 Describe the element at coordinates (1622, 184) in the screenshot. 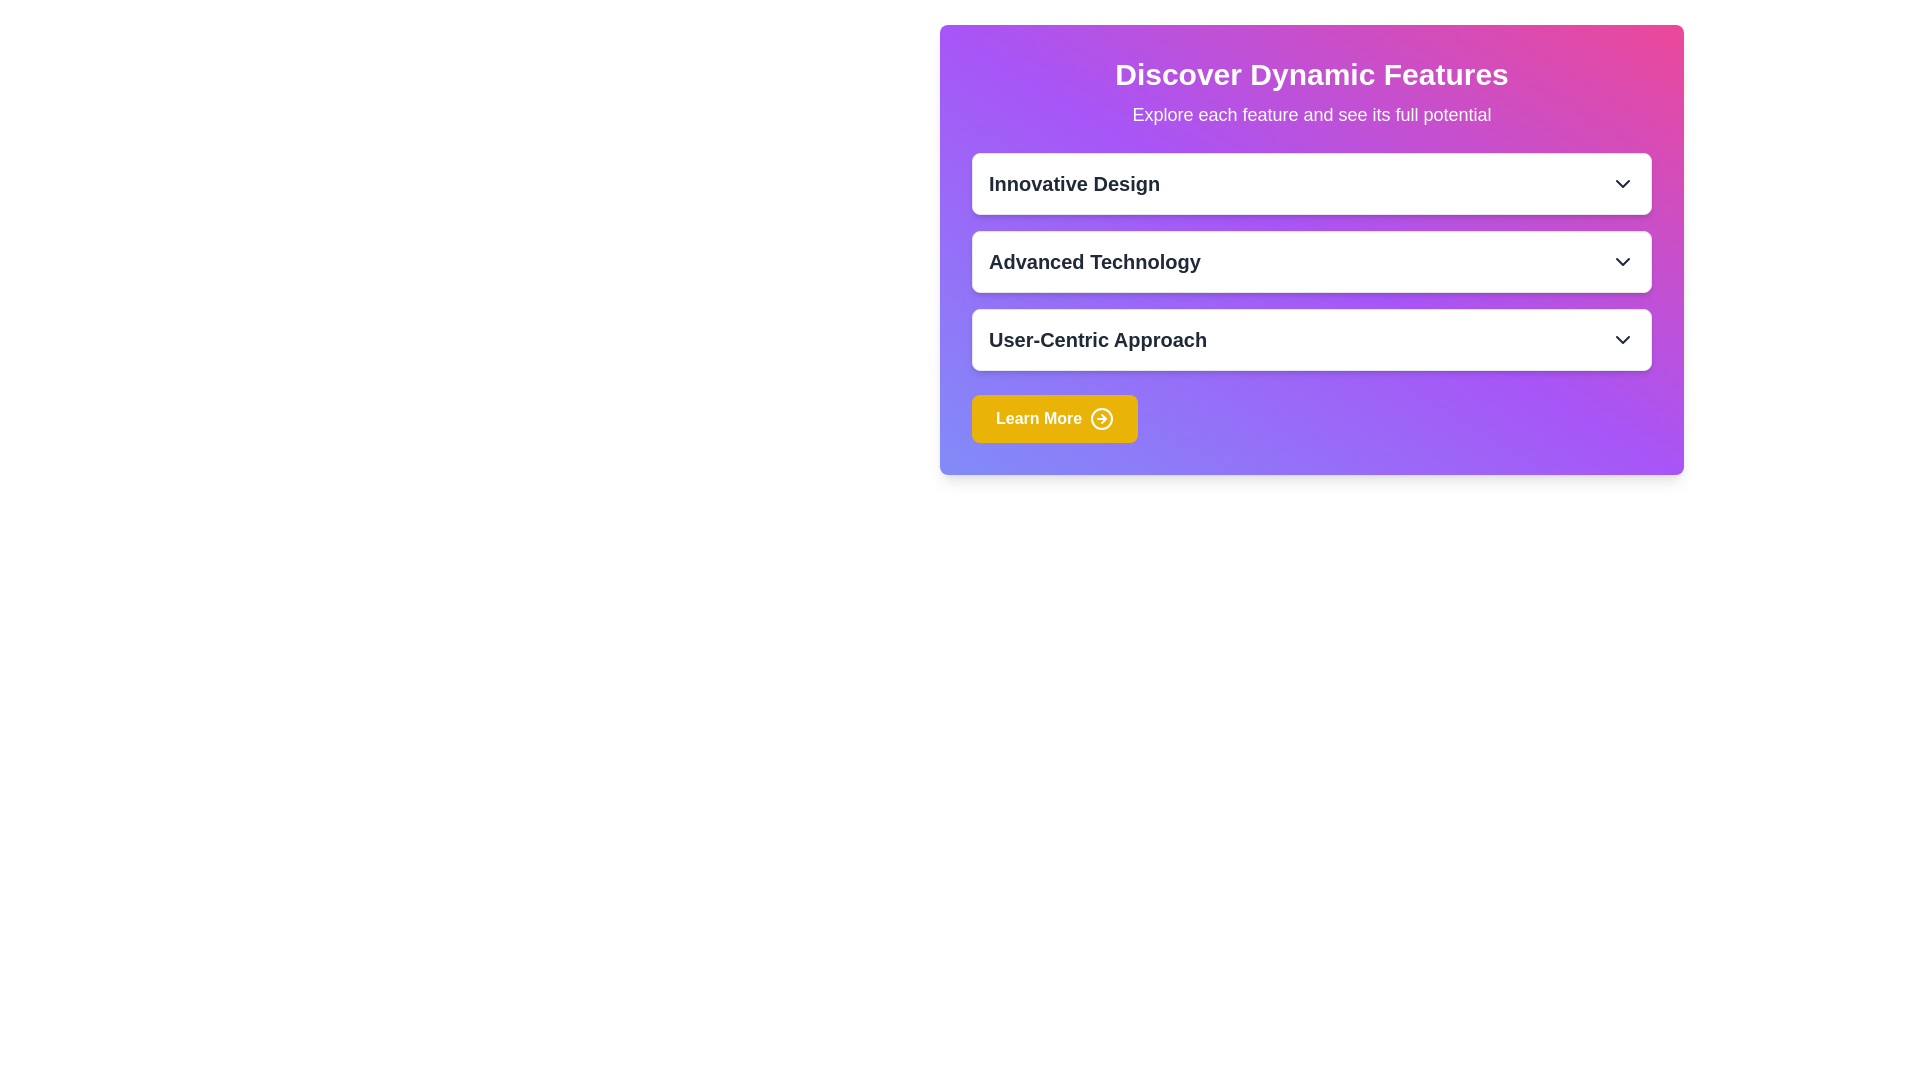

I see `the chevron-down icon button` at that location.